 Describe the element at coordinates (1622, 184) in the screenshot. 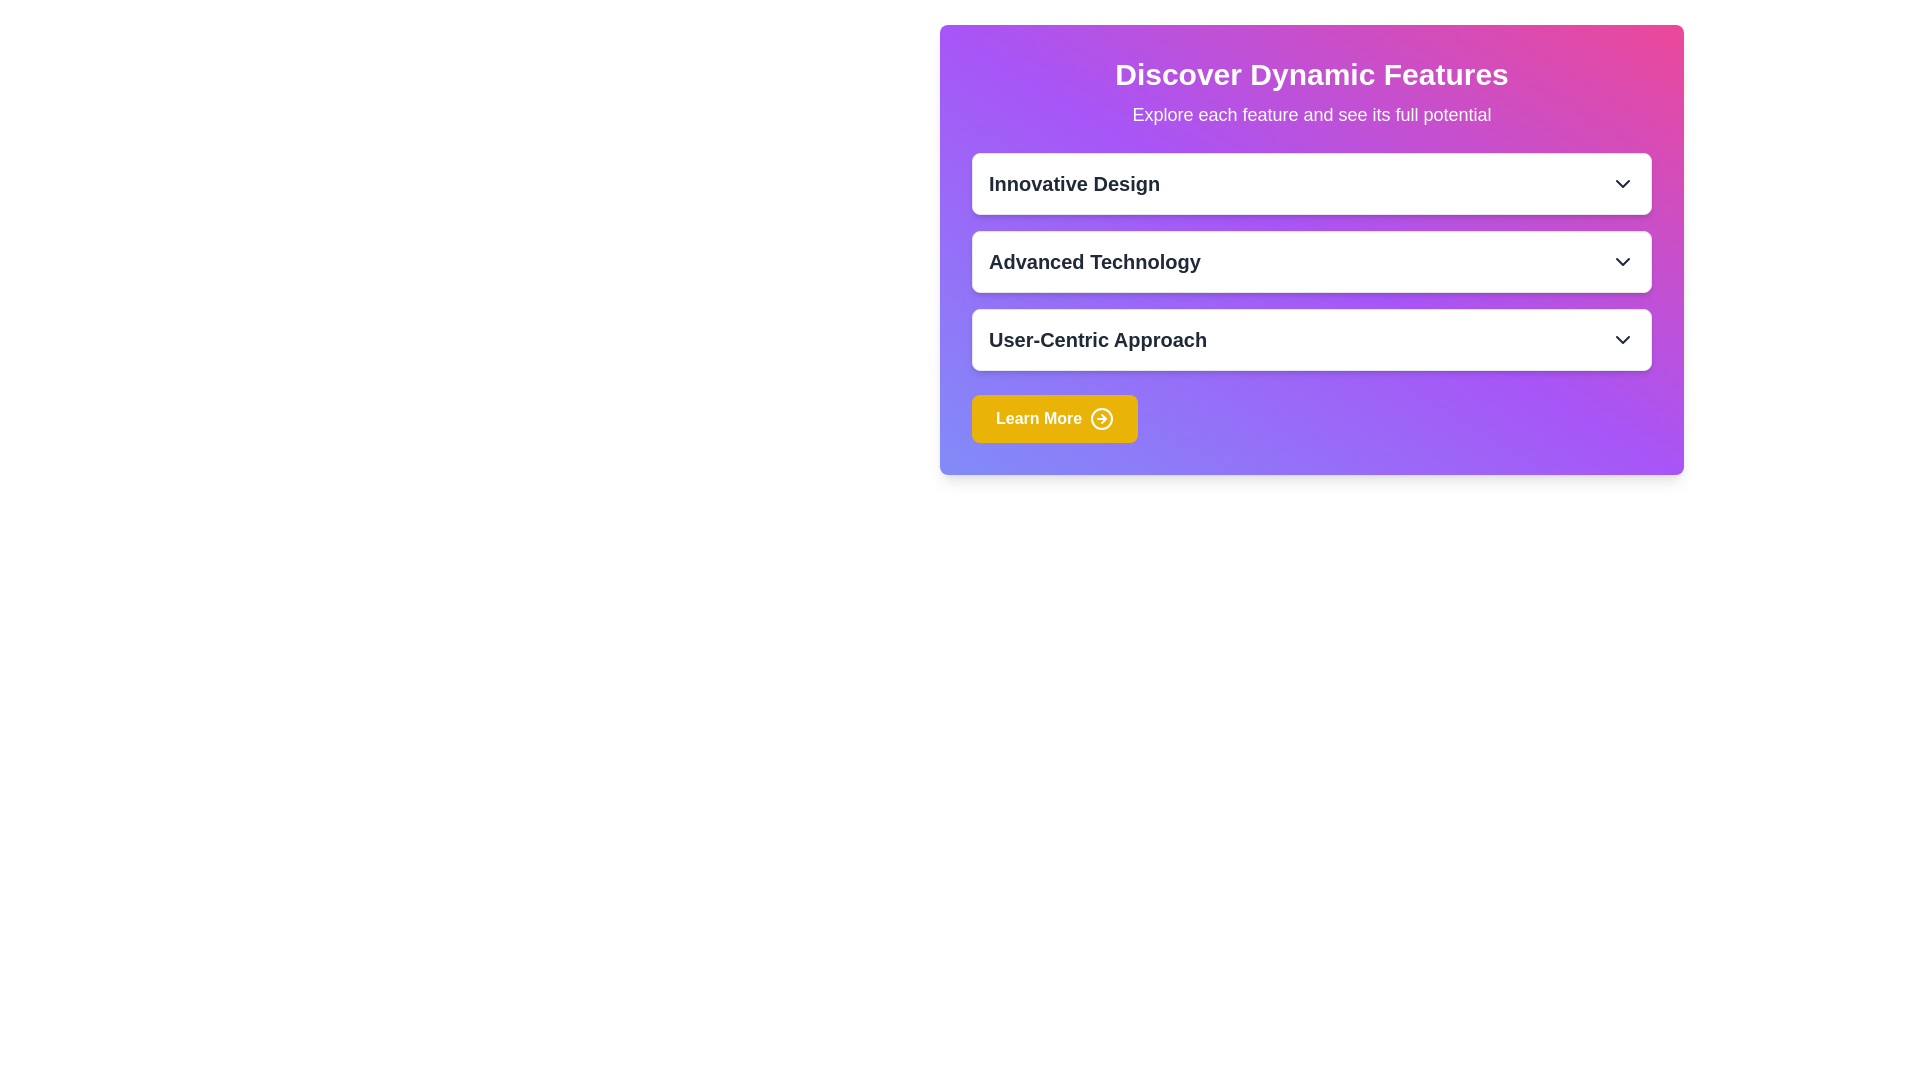

I see `the chevron-down icon button` at that location.